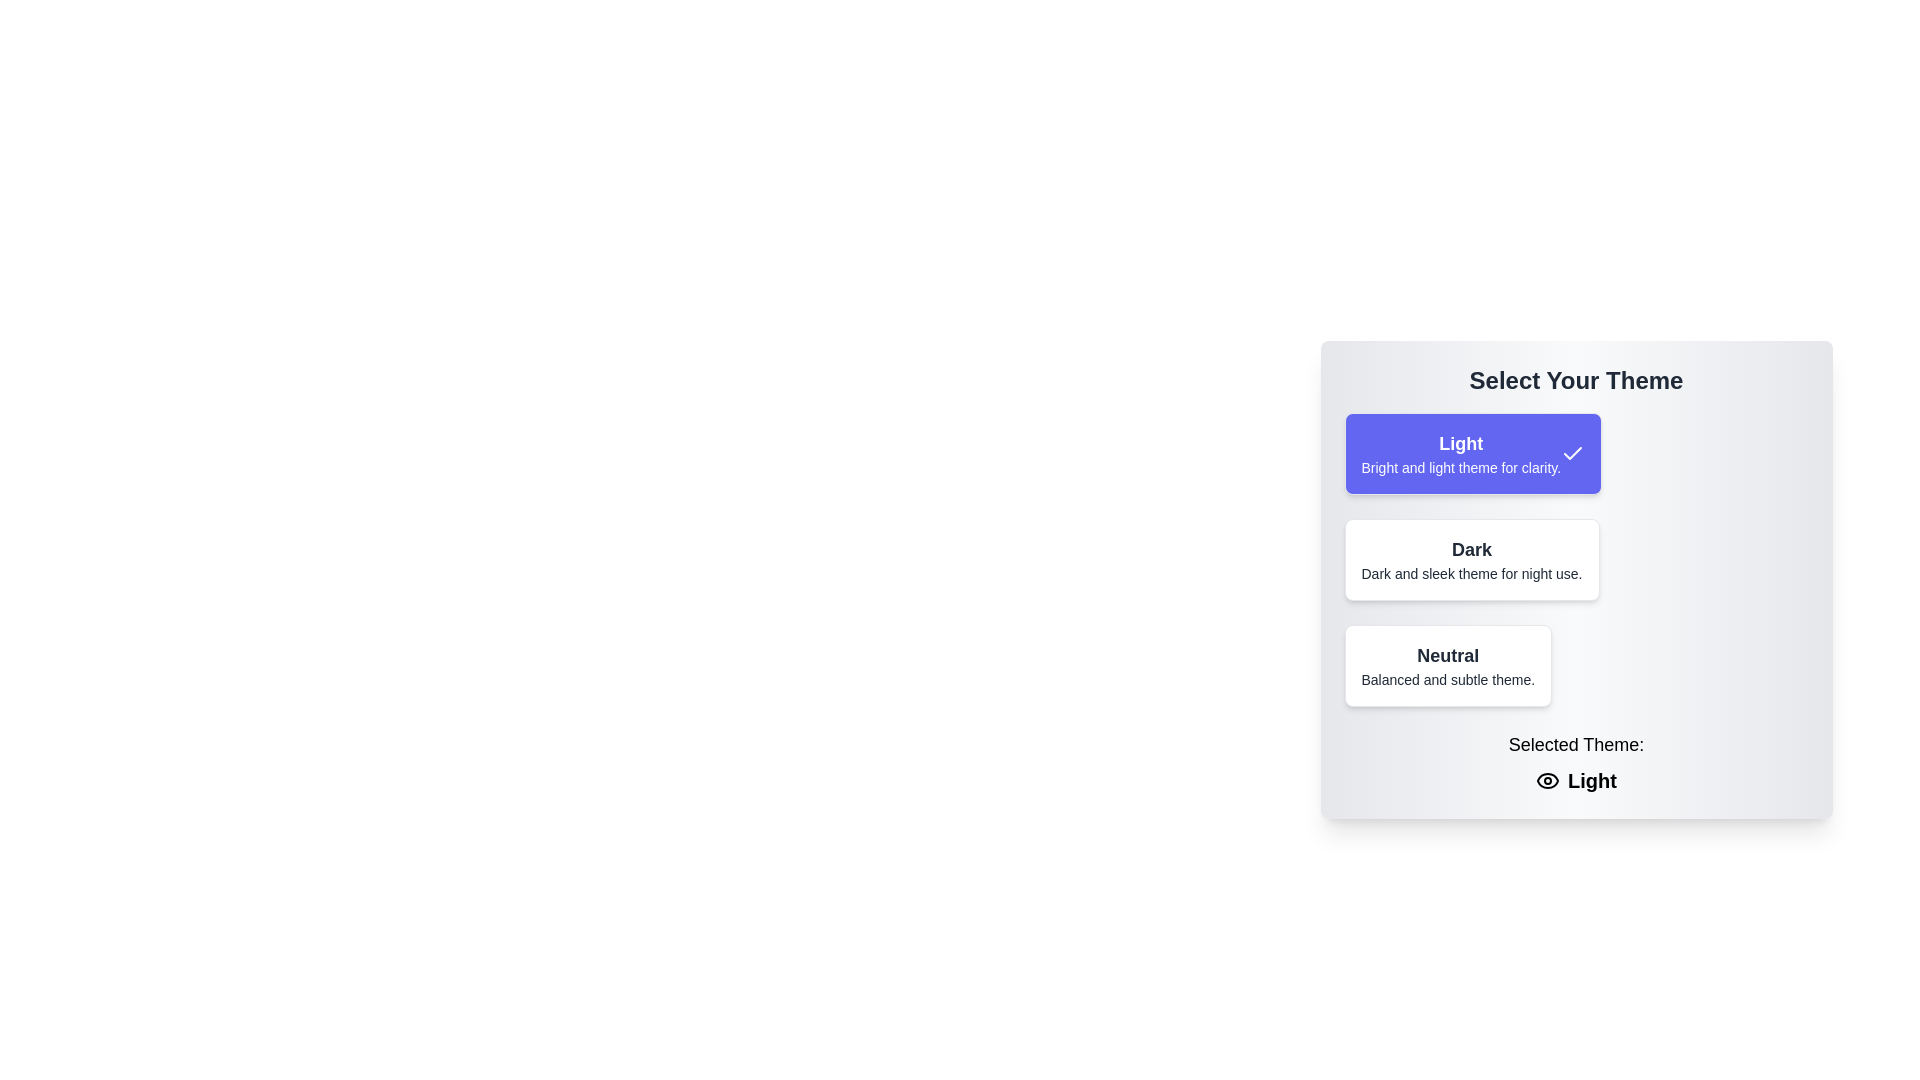 The image size is (1920, 1080). What do you see at coordinates (1461, 442) in the screenshot?
I see `the text label displaying 'Light' in bold white font on a purple background, located at the top of the 'Light' UI card` at bounding box center [1461, 442].